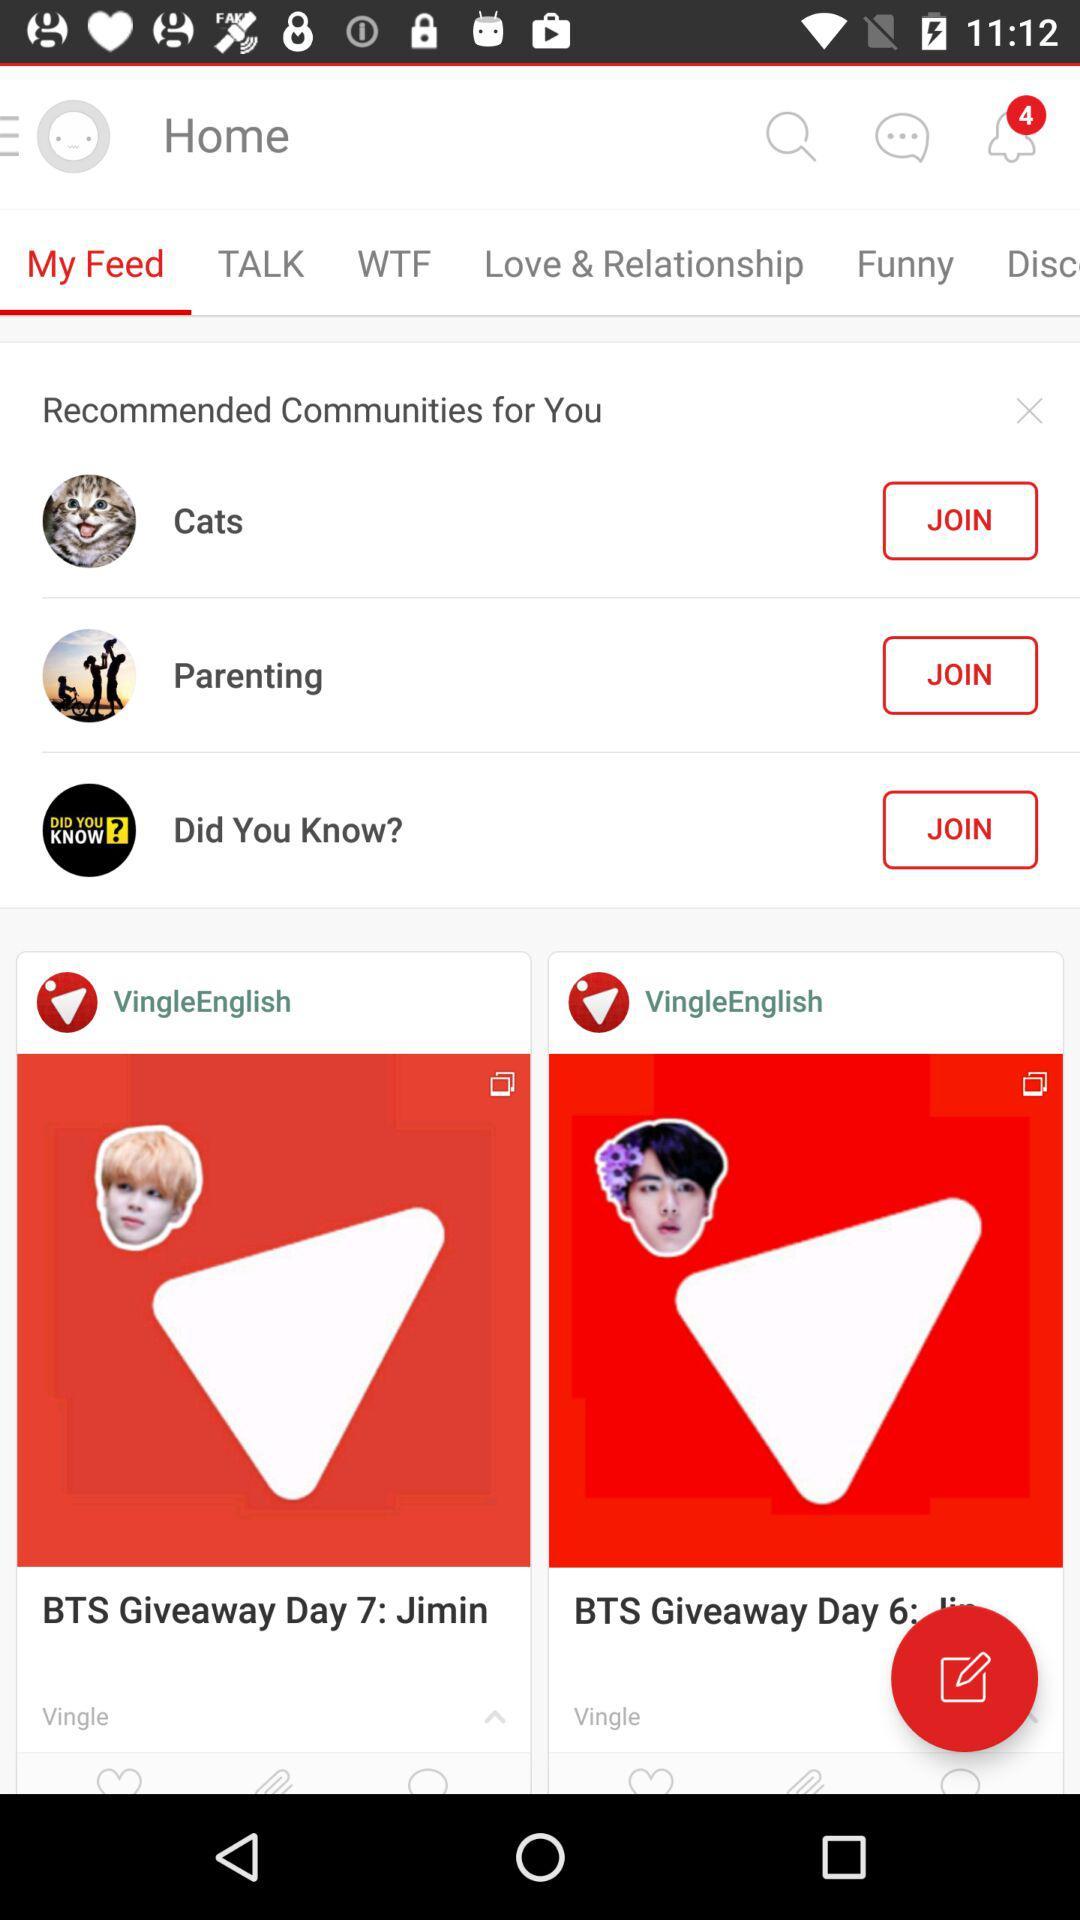 Image resolution: width=1080 pixels, height=1920 pixels. Describe the element at coordinates (789, 135) in the screenshot. I see `the search icon` at that location.